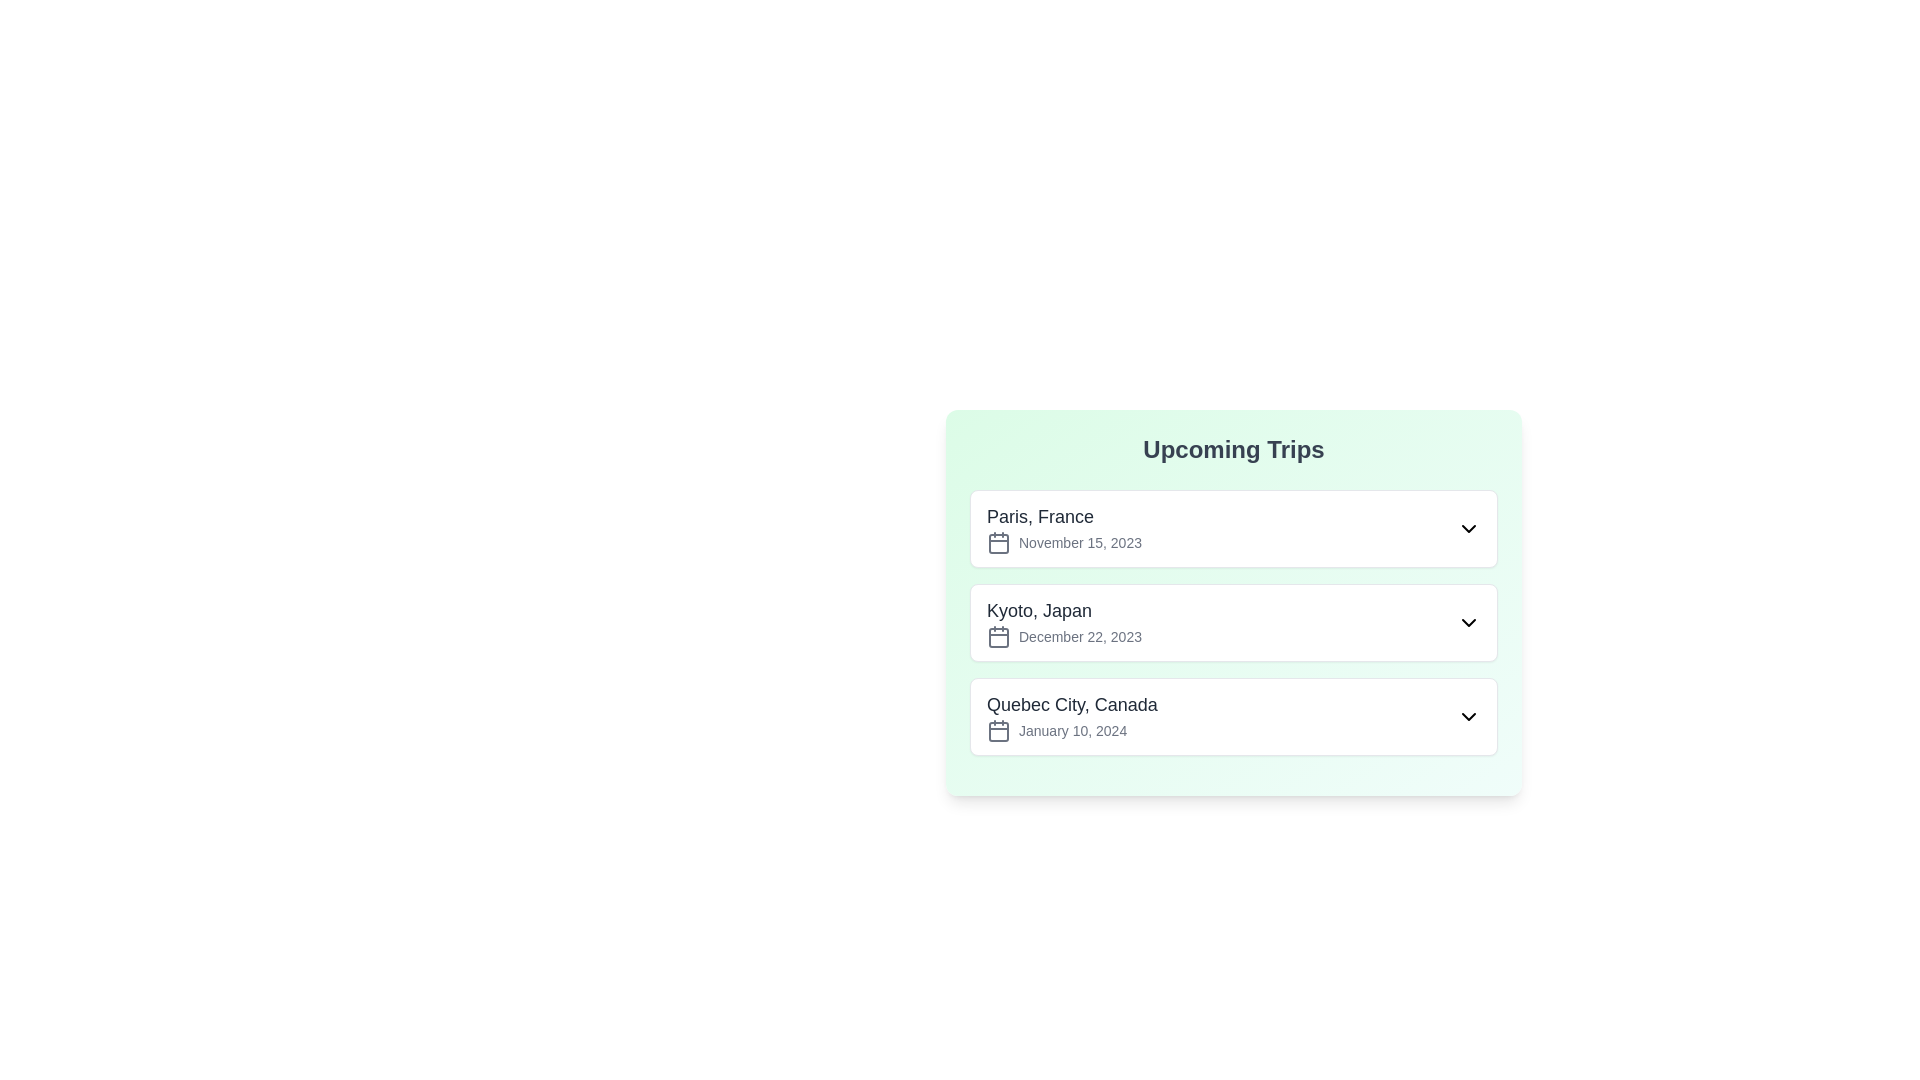 The image size is (1920, 1080). Describe the element at coordinates (1063, 636) in the screenshot. I see `date information from the informational label located under the 'Kyoto, Japan' section in the trip list` at that location.